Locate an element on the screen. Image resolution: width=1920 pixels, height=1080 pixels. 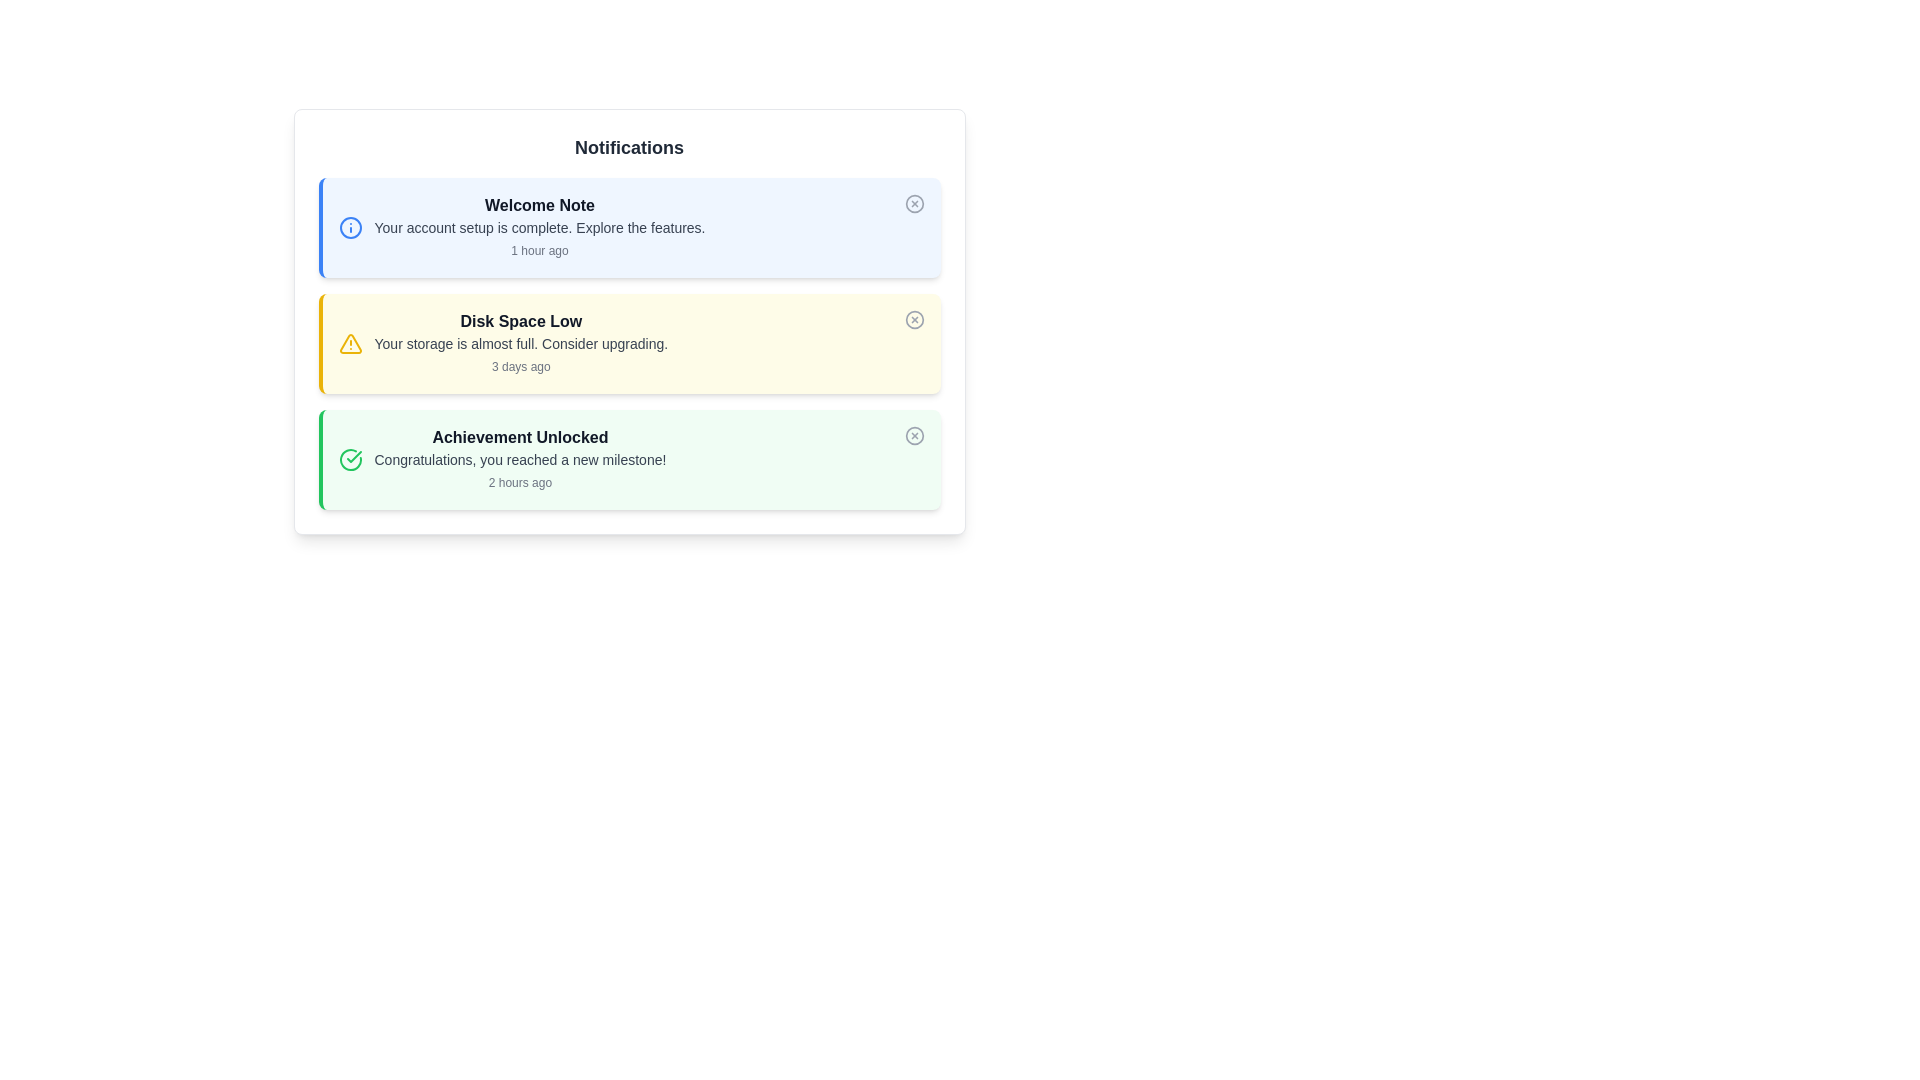
the triangle icon with a yellow border that indicates a warning, located in the top-left corner of the 'Disk Space Low' notification card is located at coordinates (350, 342).